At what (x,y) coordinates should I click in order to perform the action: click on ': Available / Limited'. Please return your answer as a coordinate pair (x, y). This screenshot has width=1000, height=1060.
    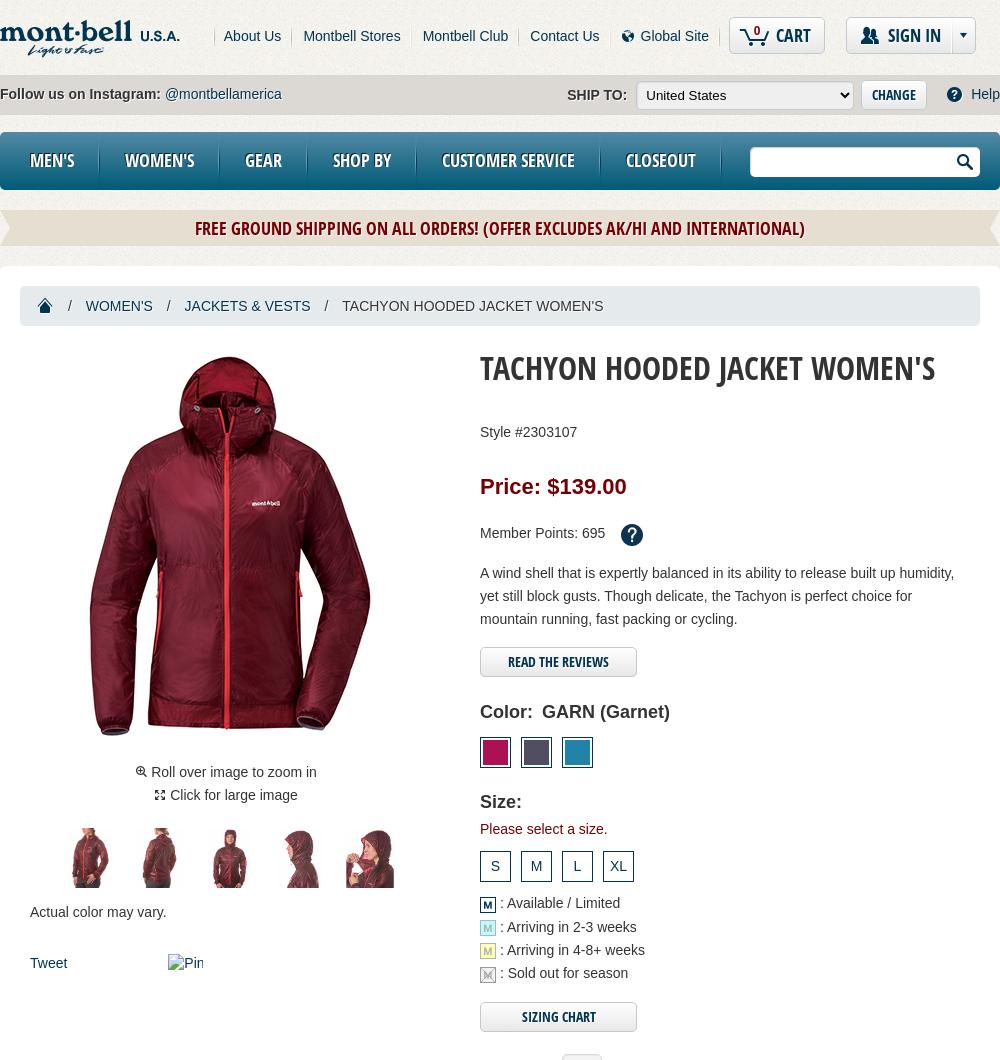
    Looking at the image, I should click on (495, 903).